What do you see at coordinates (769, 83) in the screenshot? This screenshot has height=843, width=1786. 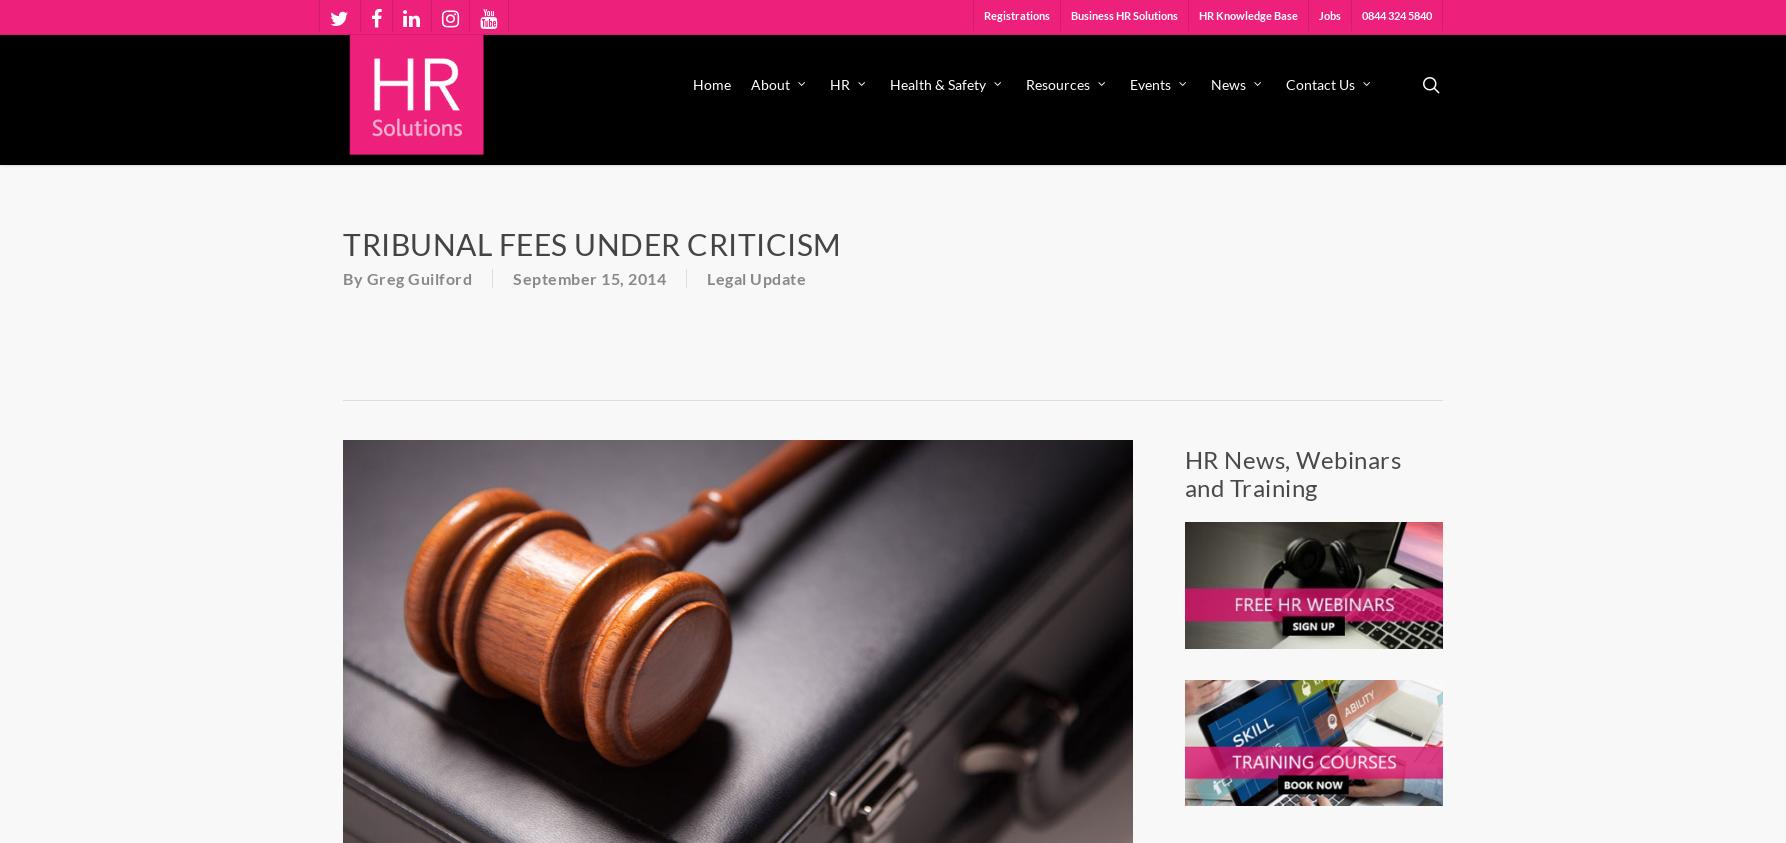 I see `'About'` at bounding box center [769, 83].